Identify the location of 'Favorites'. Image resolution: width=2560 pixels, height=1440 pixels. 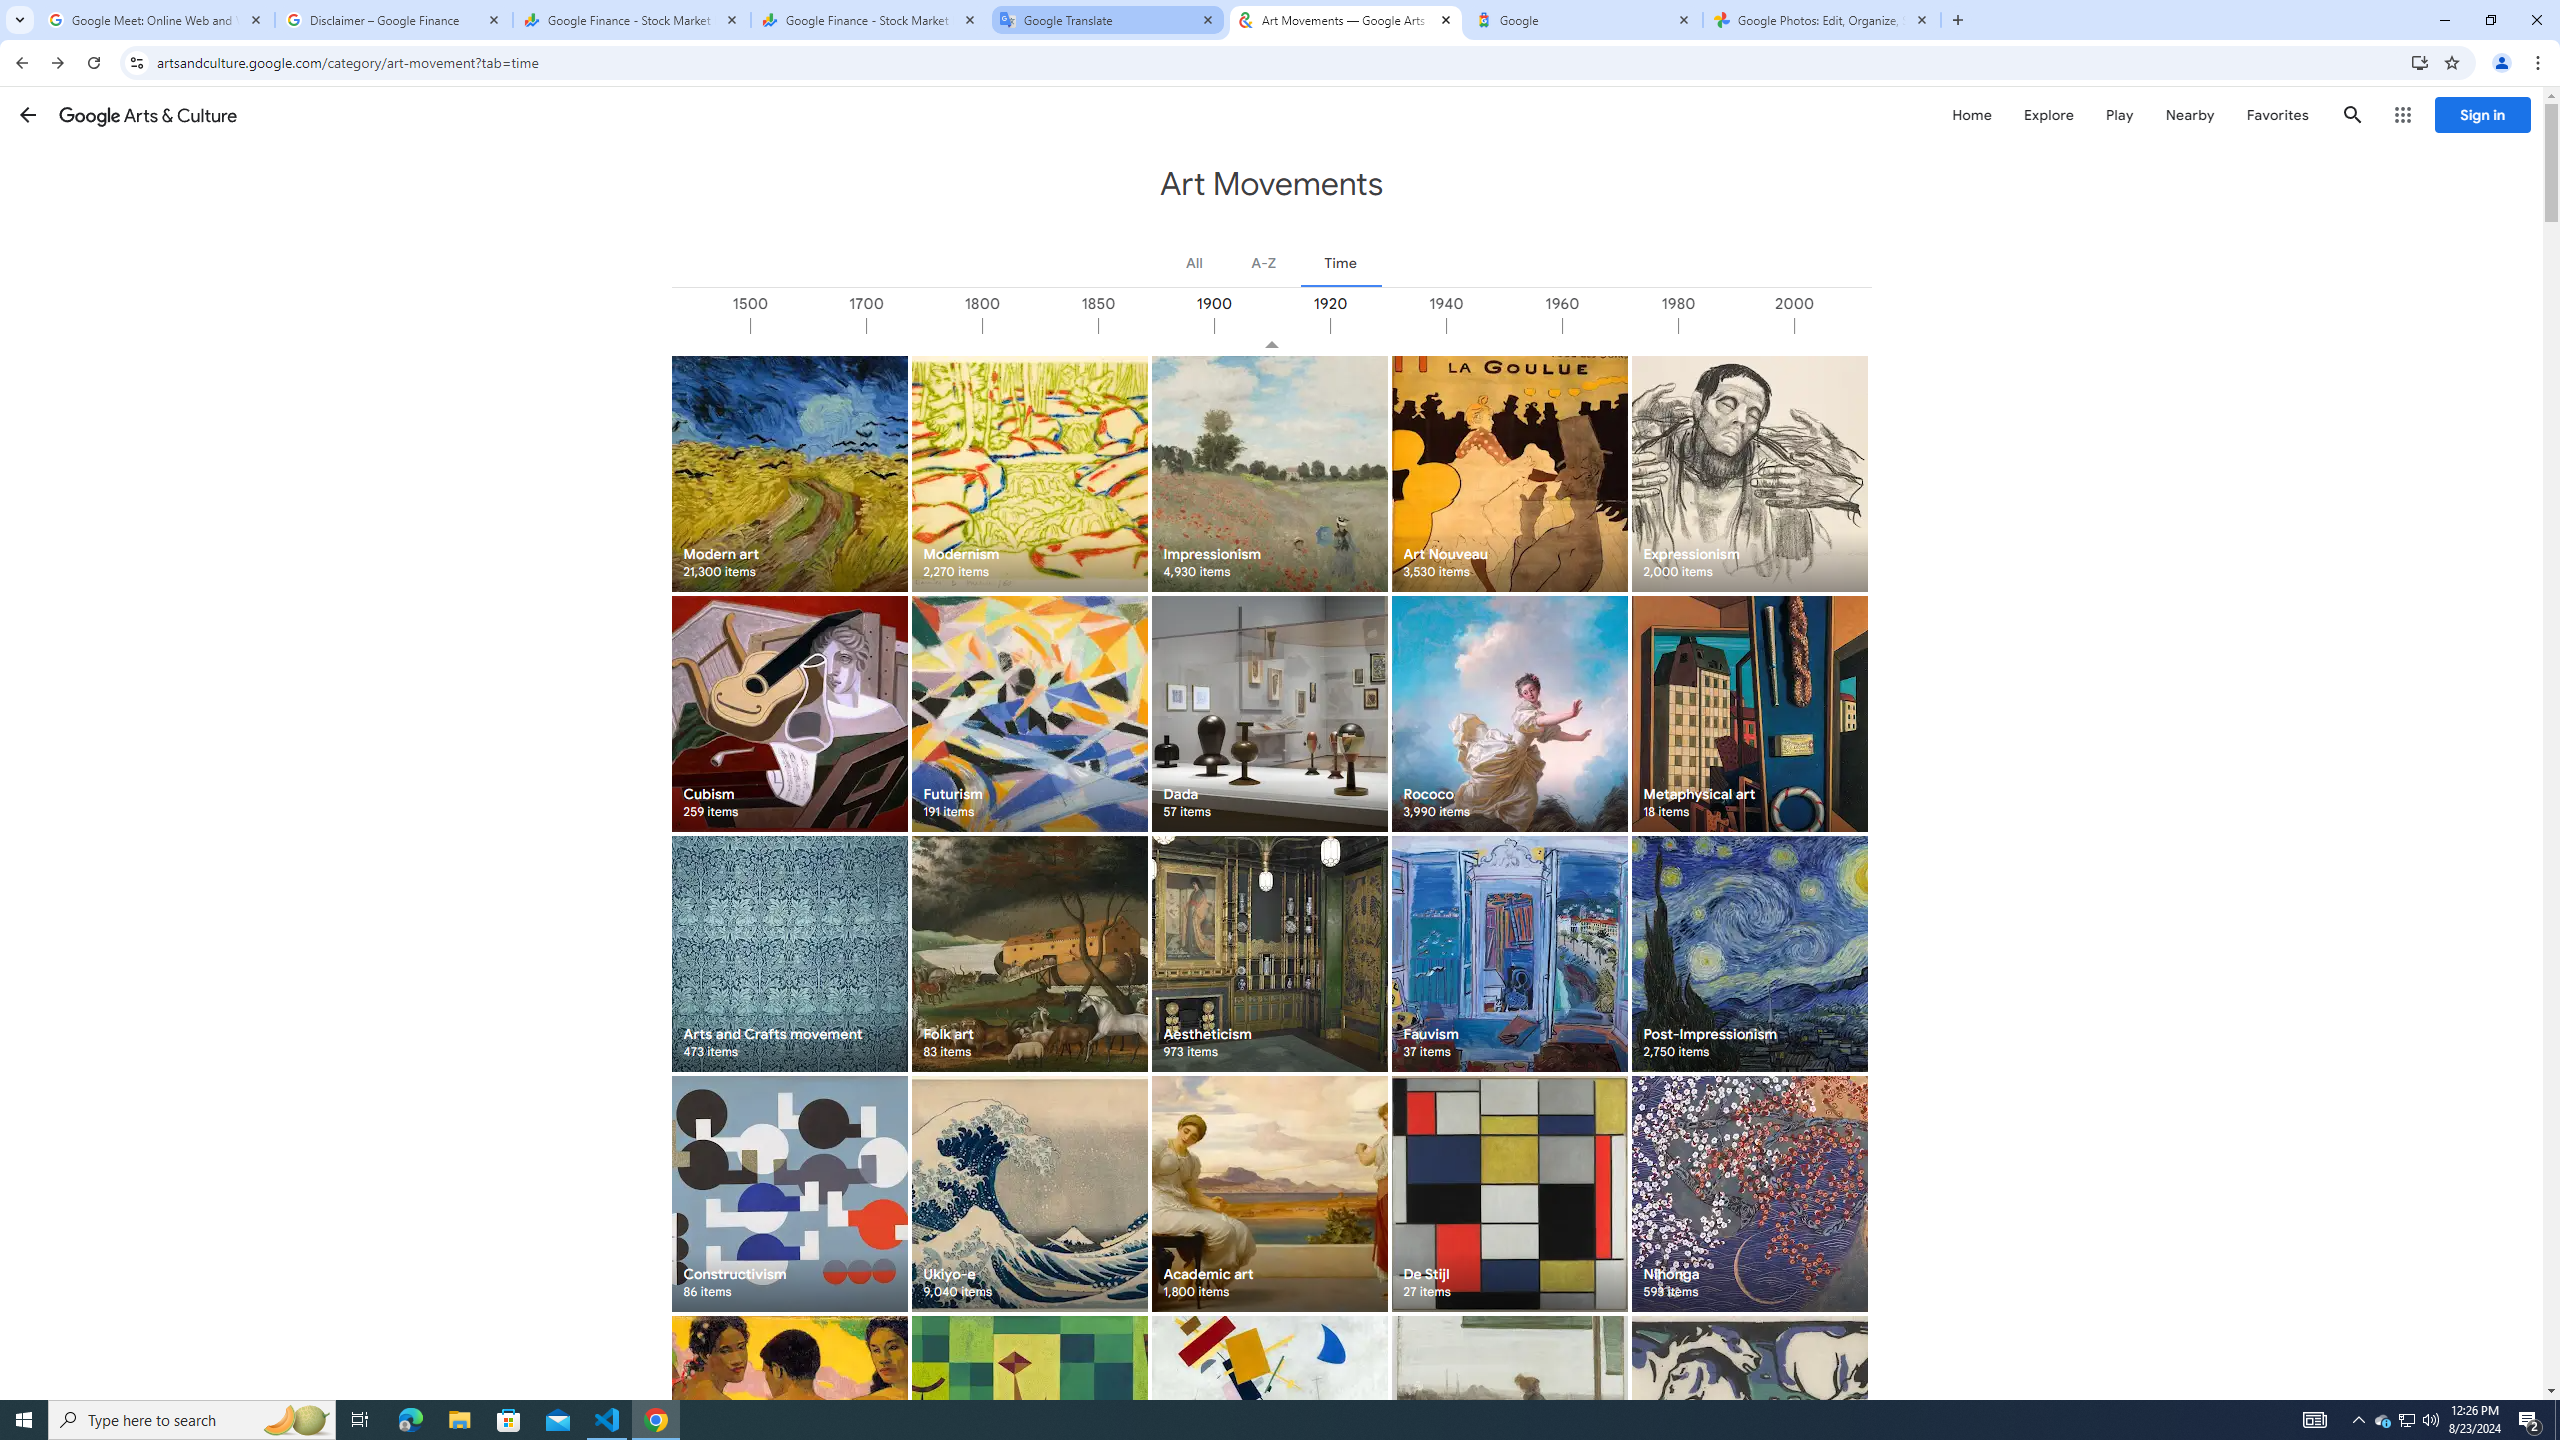
(2276, 114).